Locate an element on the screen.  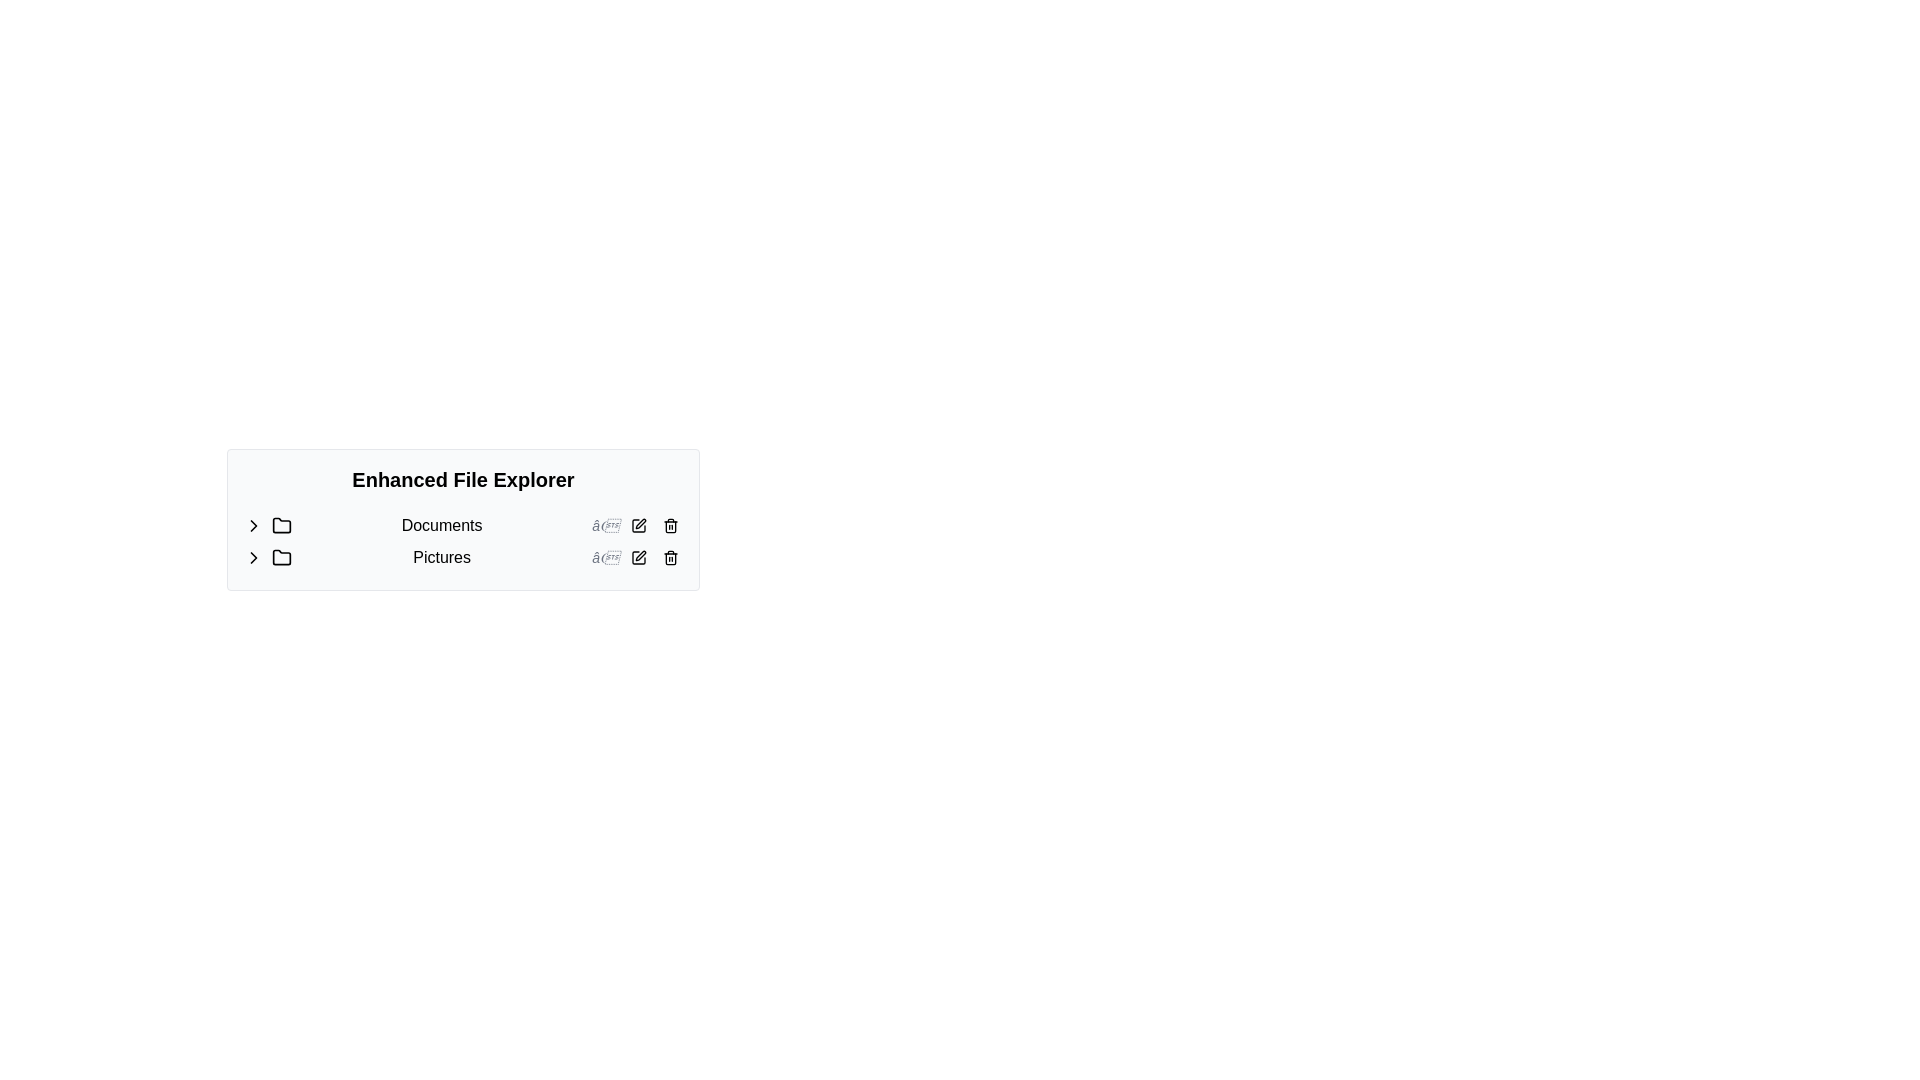
the pen icon button, which is the second icon in a horizontal row next to the text label 'Documents', to initiate an edit action is located at coordinates (637, 524).